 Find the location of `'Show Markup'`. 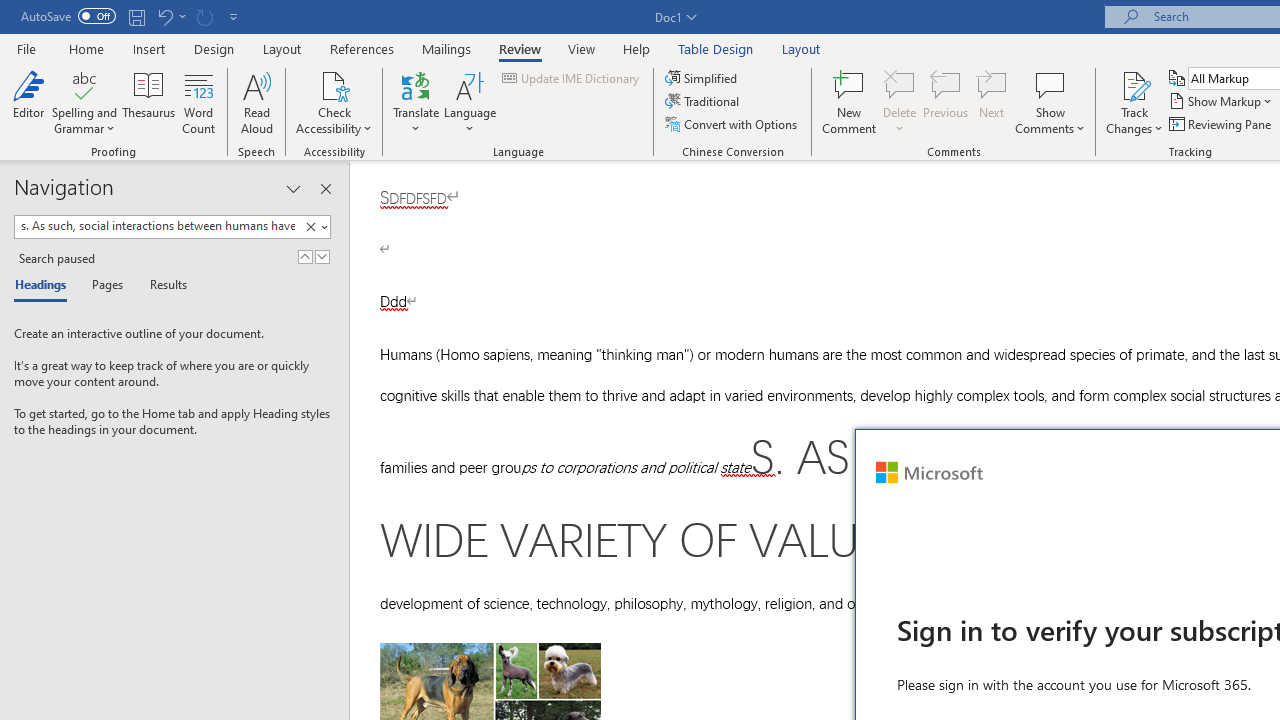

'Show Markup' is located at coordinates (1221, 101).